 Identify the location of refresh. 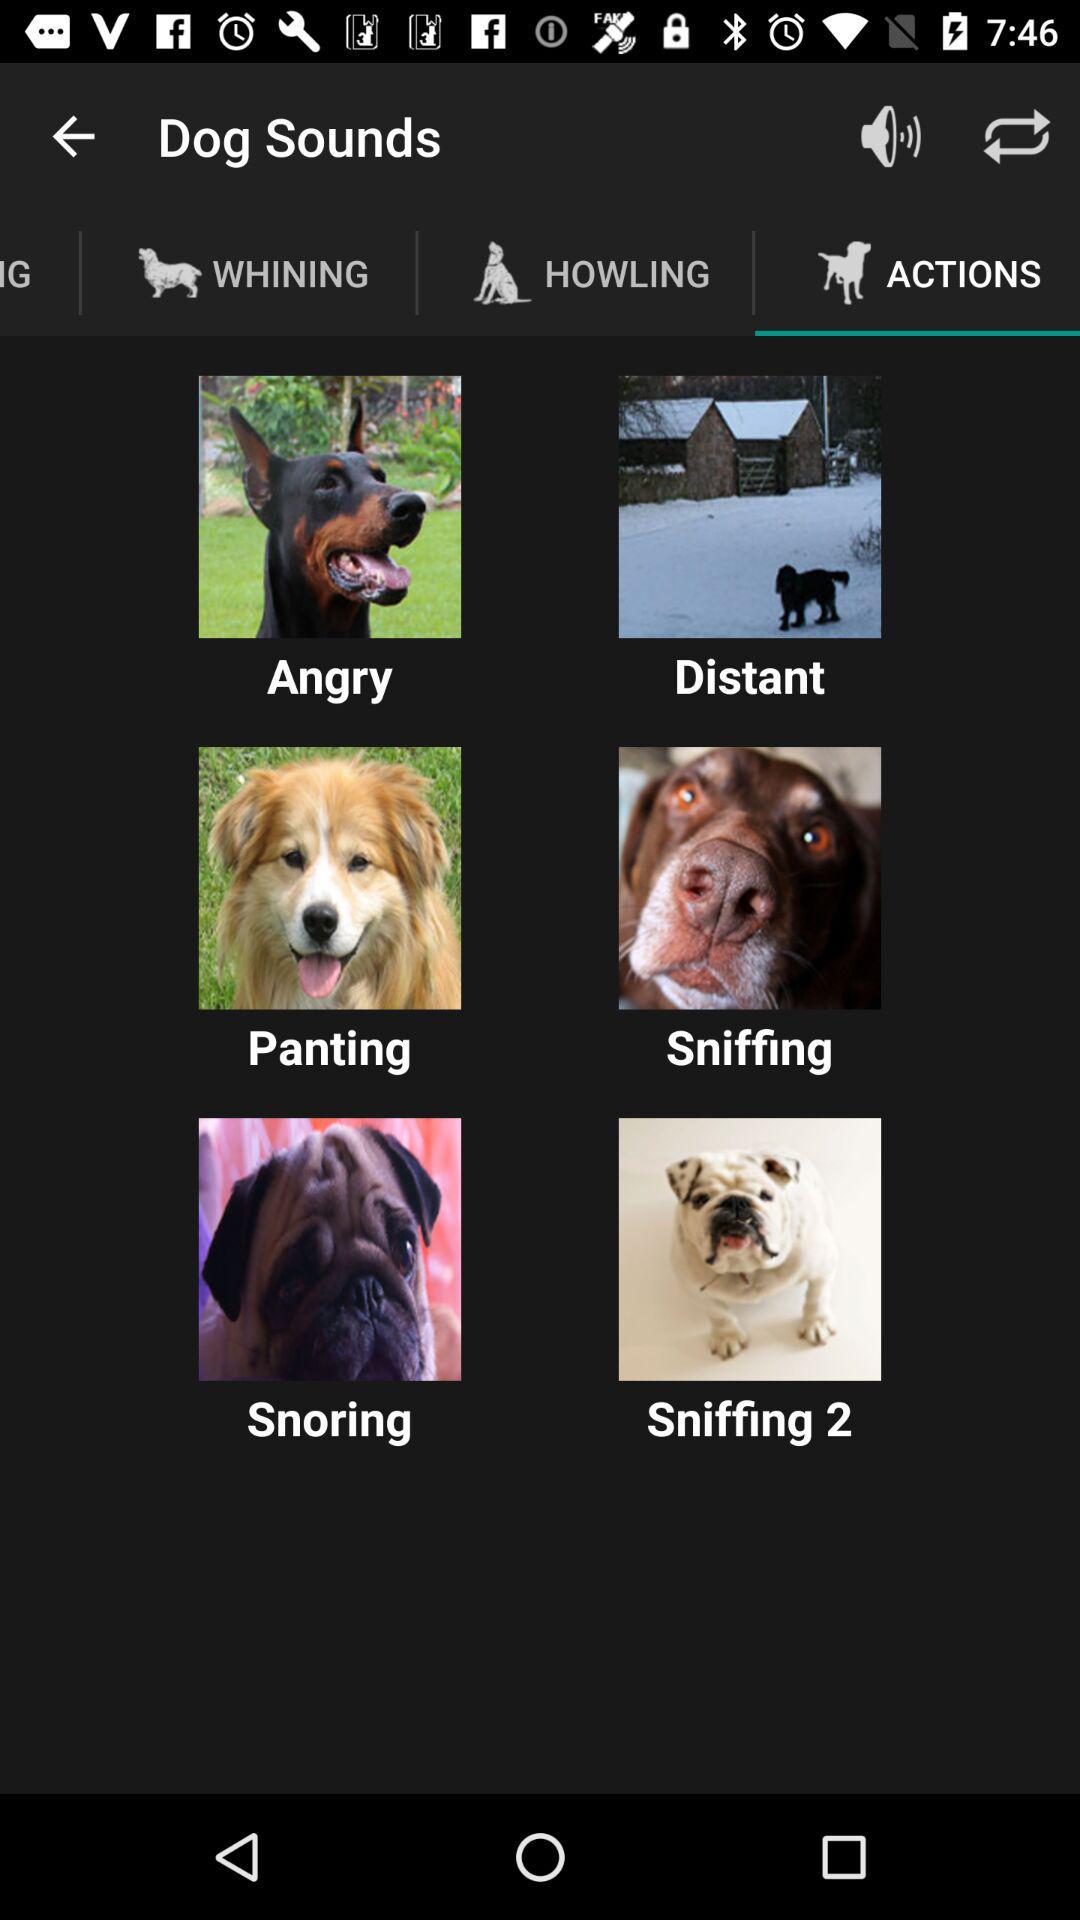
(1017, 135).